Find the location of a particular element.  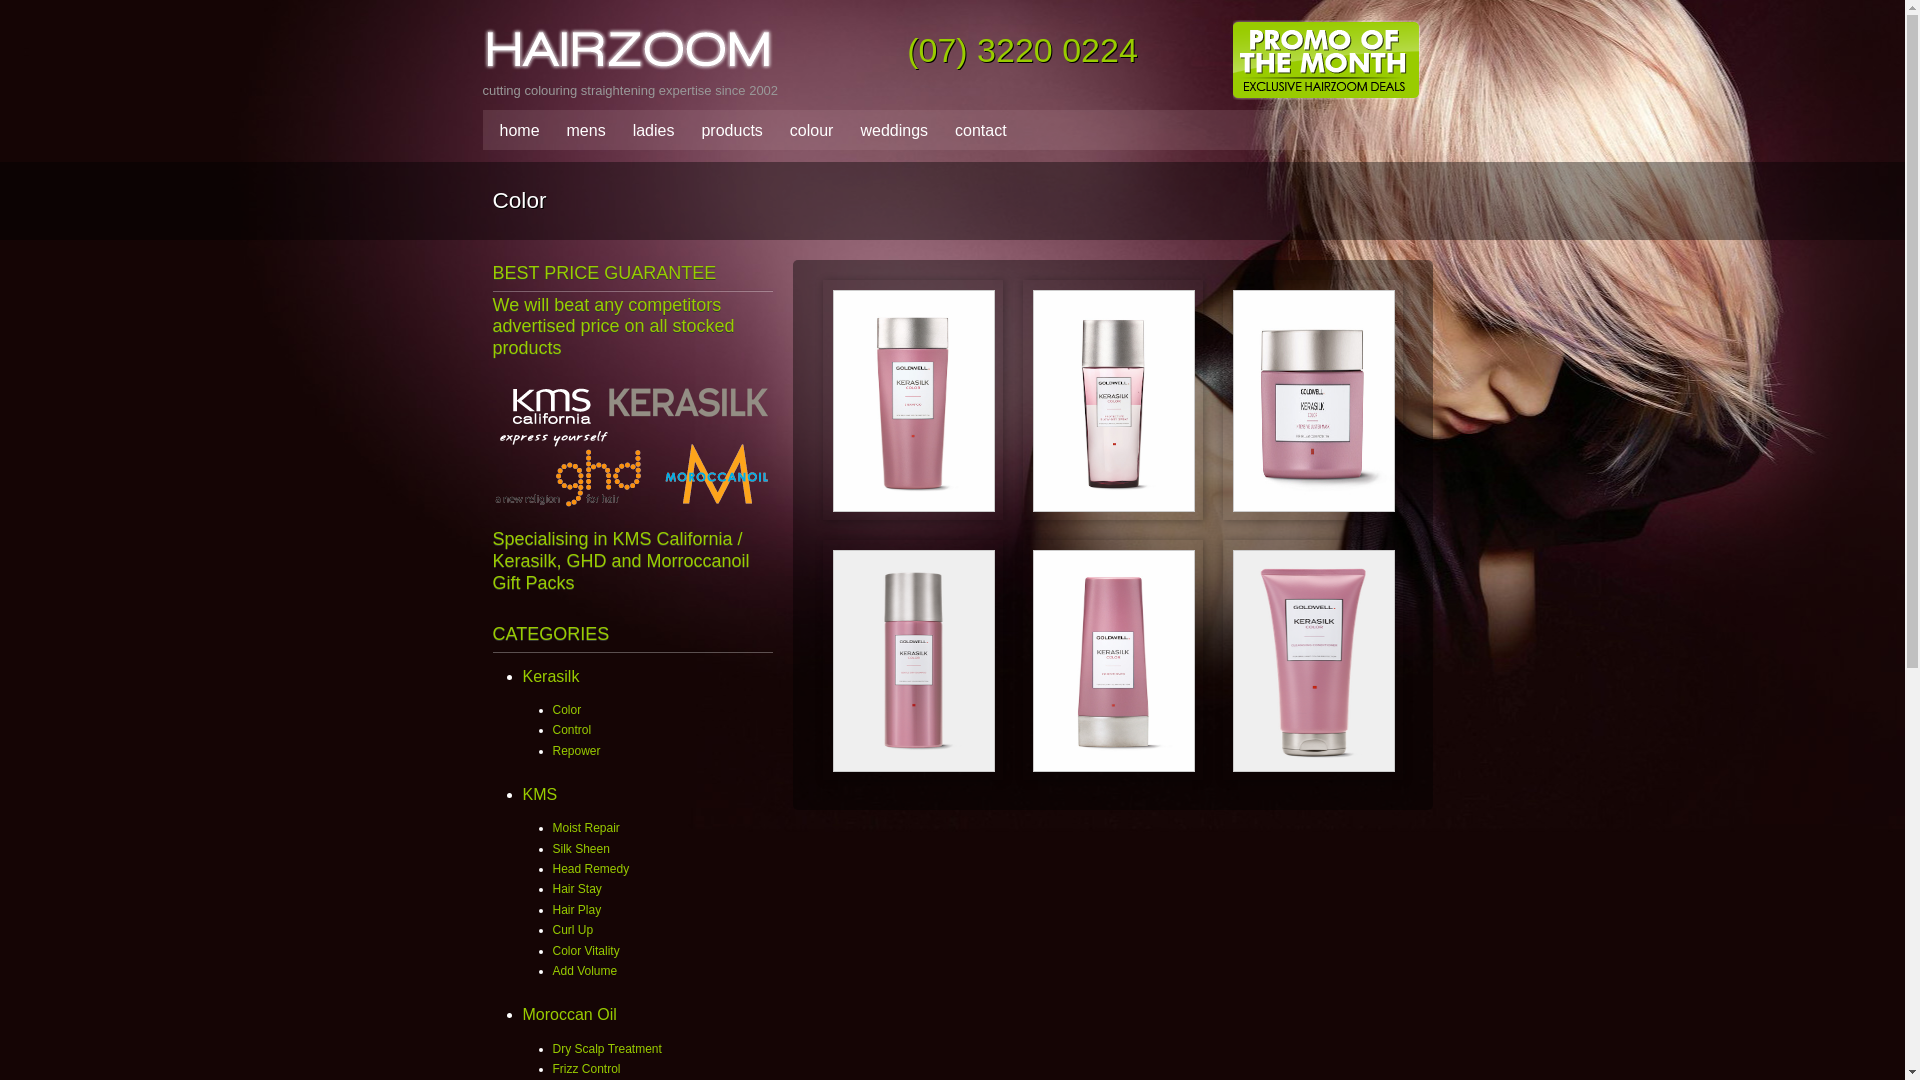

'Repower' is located at coordinates (575, 751).